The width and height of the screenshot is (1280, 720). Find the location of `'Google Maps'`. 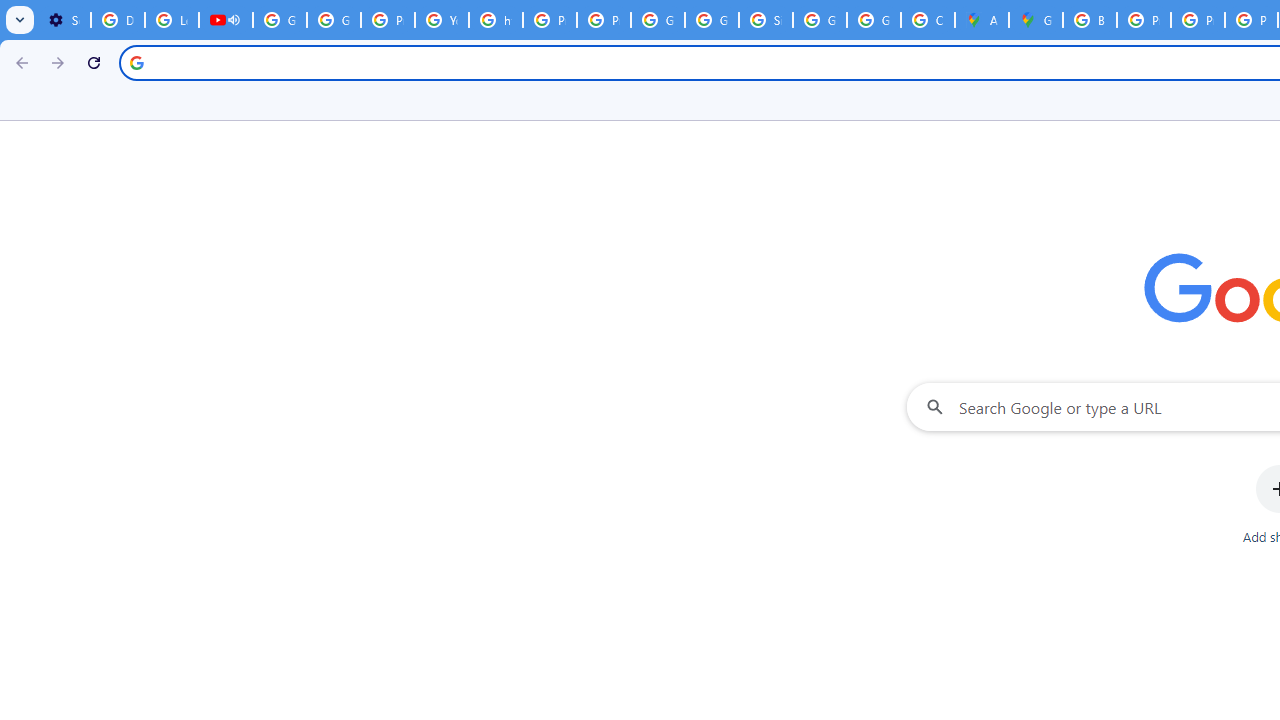

'Google Maps' is located at coordinates (1036, 20).